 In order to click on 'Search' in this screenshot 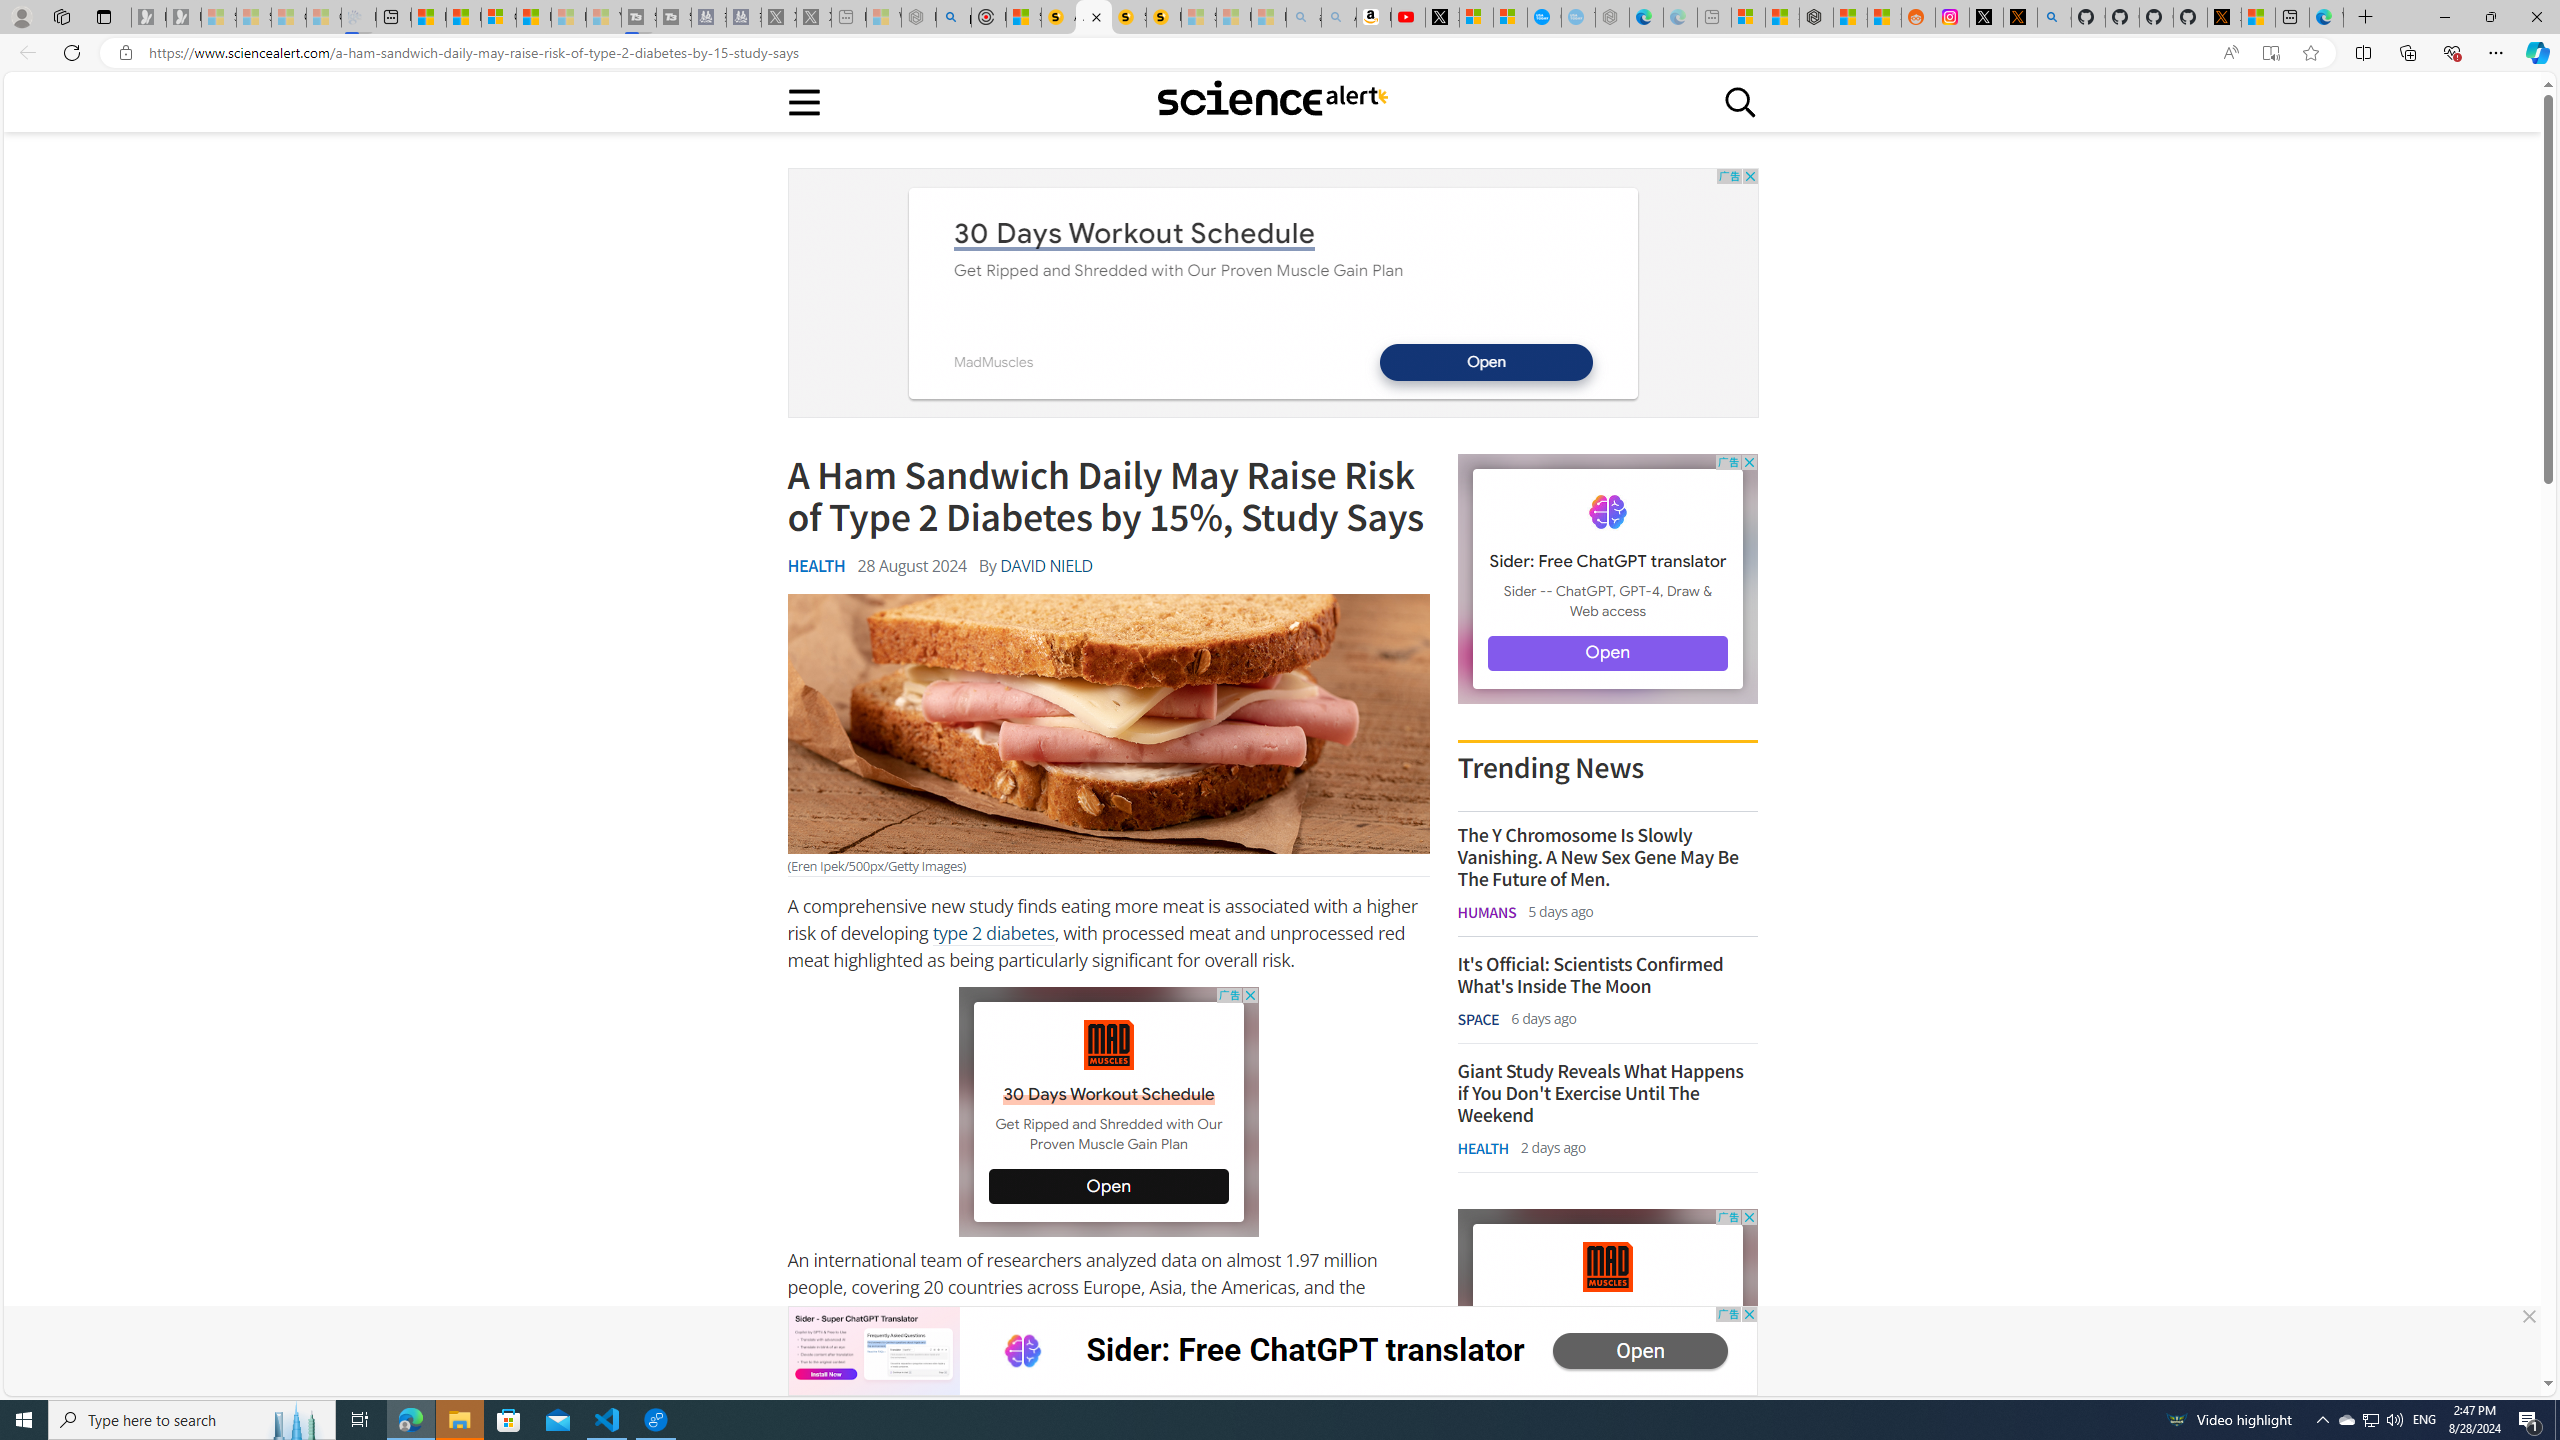, I will do `click(1740, 100)`.